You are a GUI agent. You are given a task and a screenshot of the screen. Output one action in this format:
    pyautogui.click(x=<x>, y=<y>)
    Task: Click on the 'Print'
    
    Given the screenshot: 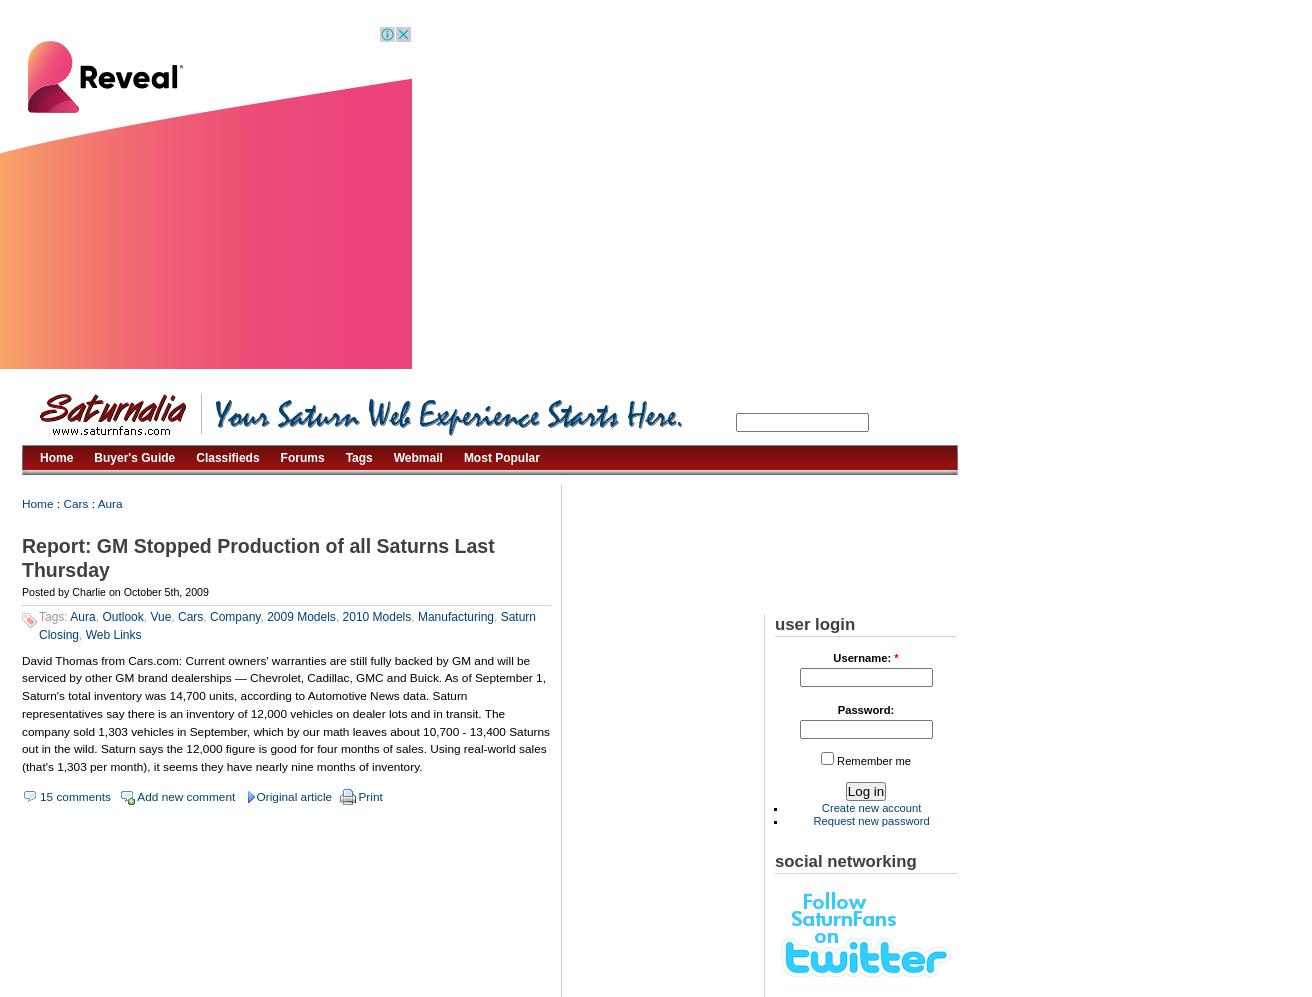 What is the action you would take?
    pyautogui.click(x=369, y=795)
    